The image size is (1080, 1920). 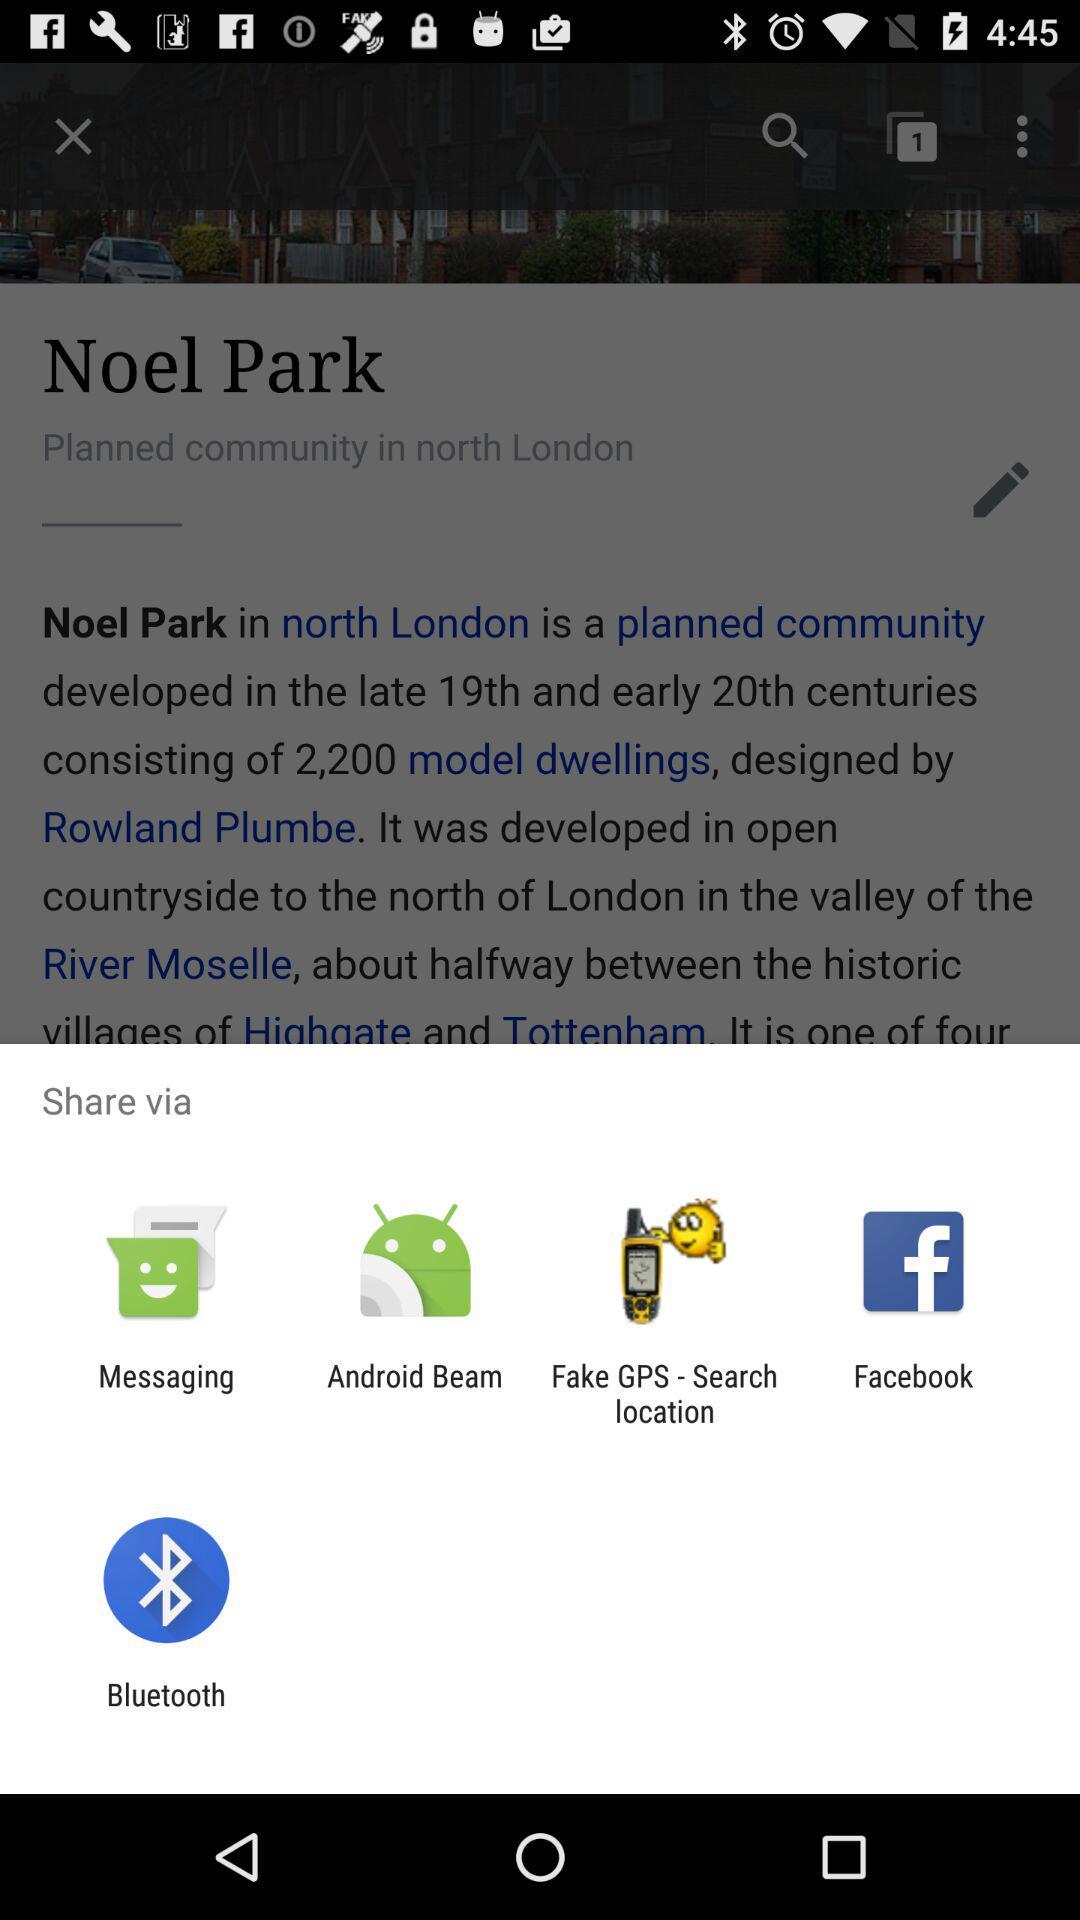 I want to click on messaging icon, so click(x=165, y=1392).